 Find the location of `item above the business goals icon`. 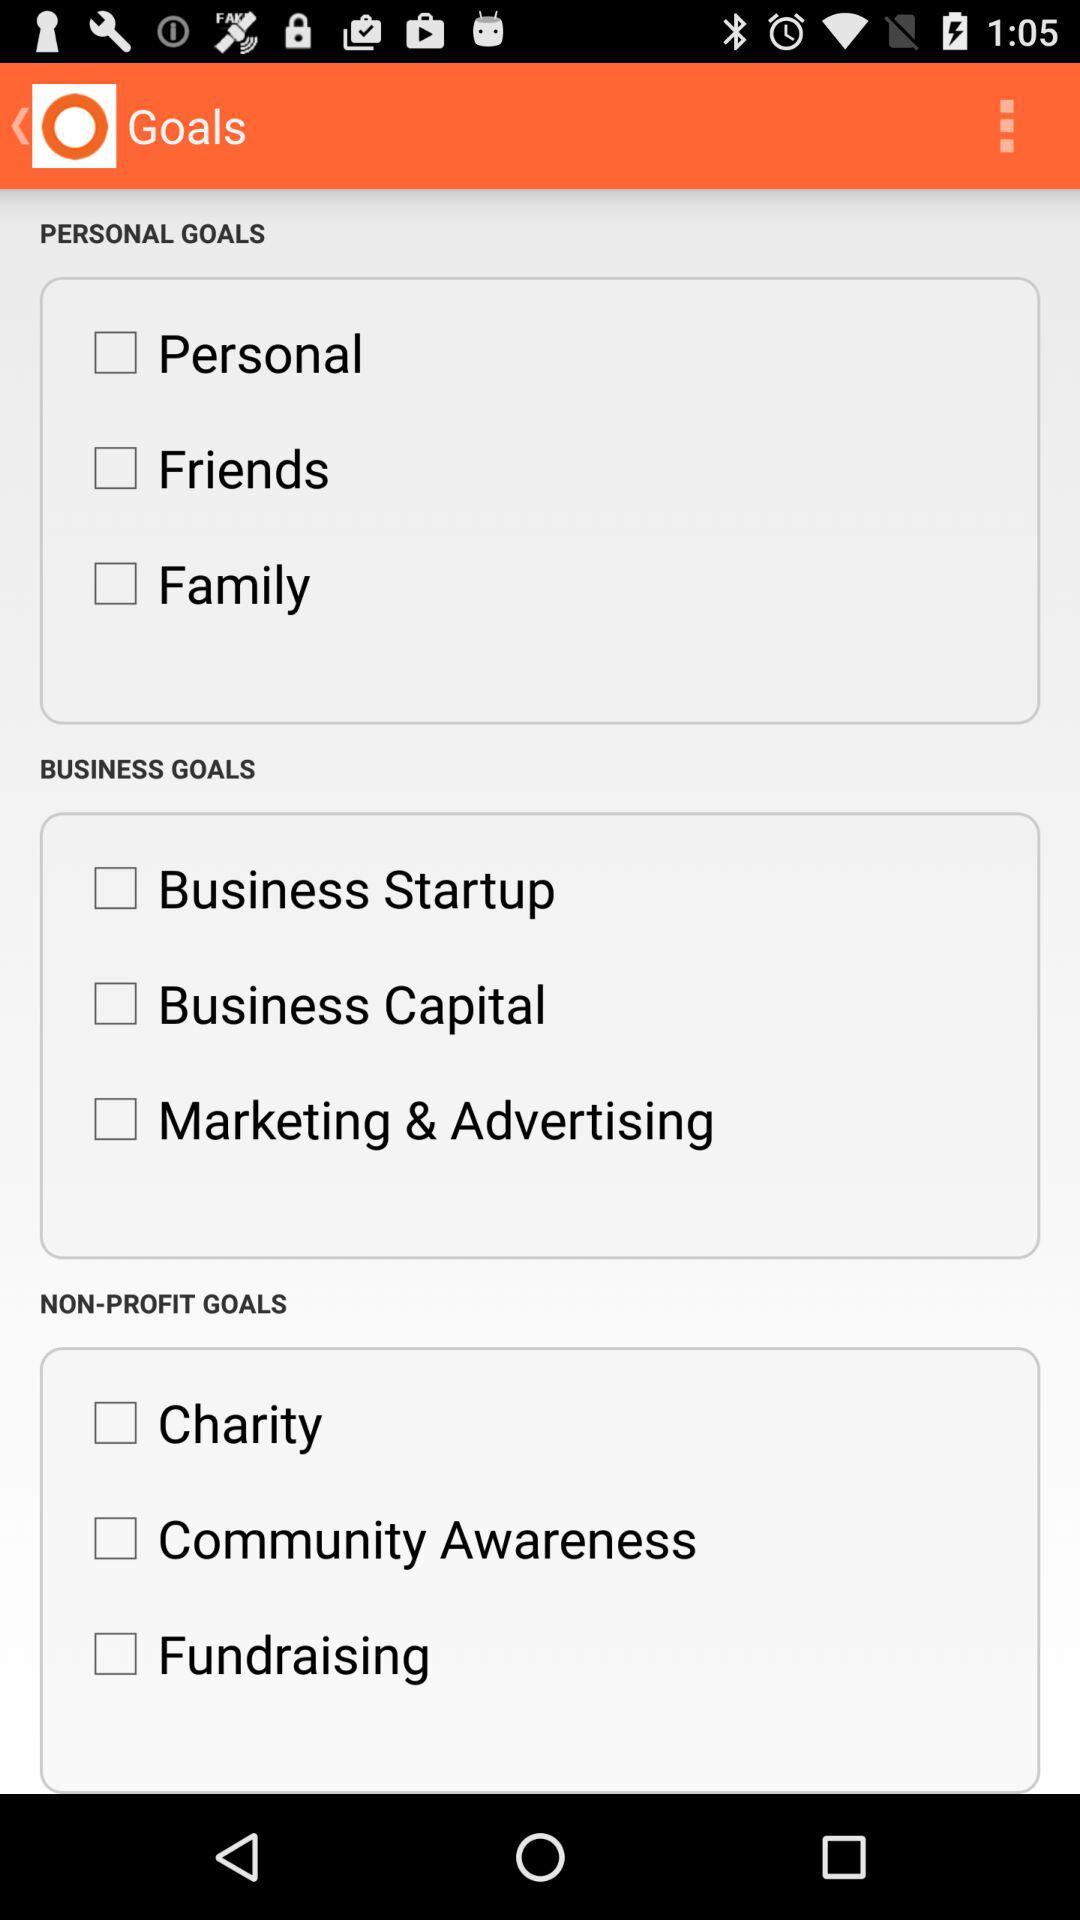

item above the business goals icon is located at coordinates (192, 582).